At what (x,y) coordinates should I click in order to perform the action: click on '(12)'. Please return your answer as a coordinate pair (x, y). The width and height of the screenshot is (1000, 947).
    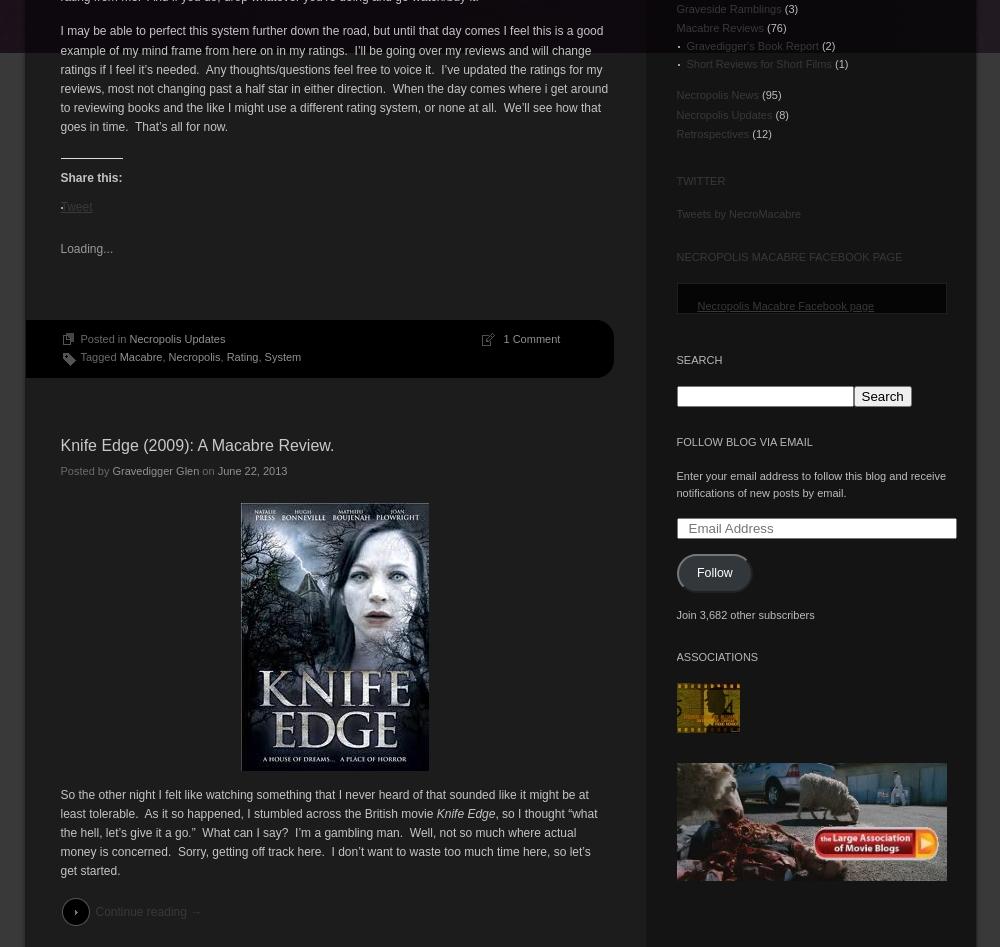
    Looking at the image, I should click on (760, 131).